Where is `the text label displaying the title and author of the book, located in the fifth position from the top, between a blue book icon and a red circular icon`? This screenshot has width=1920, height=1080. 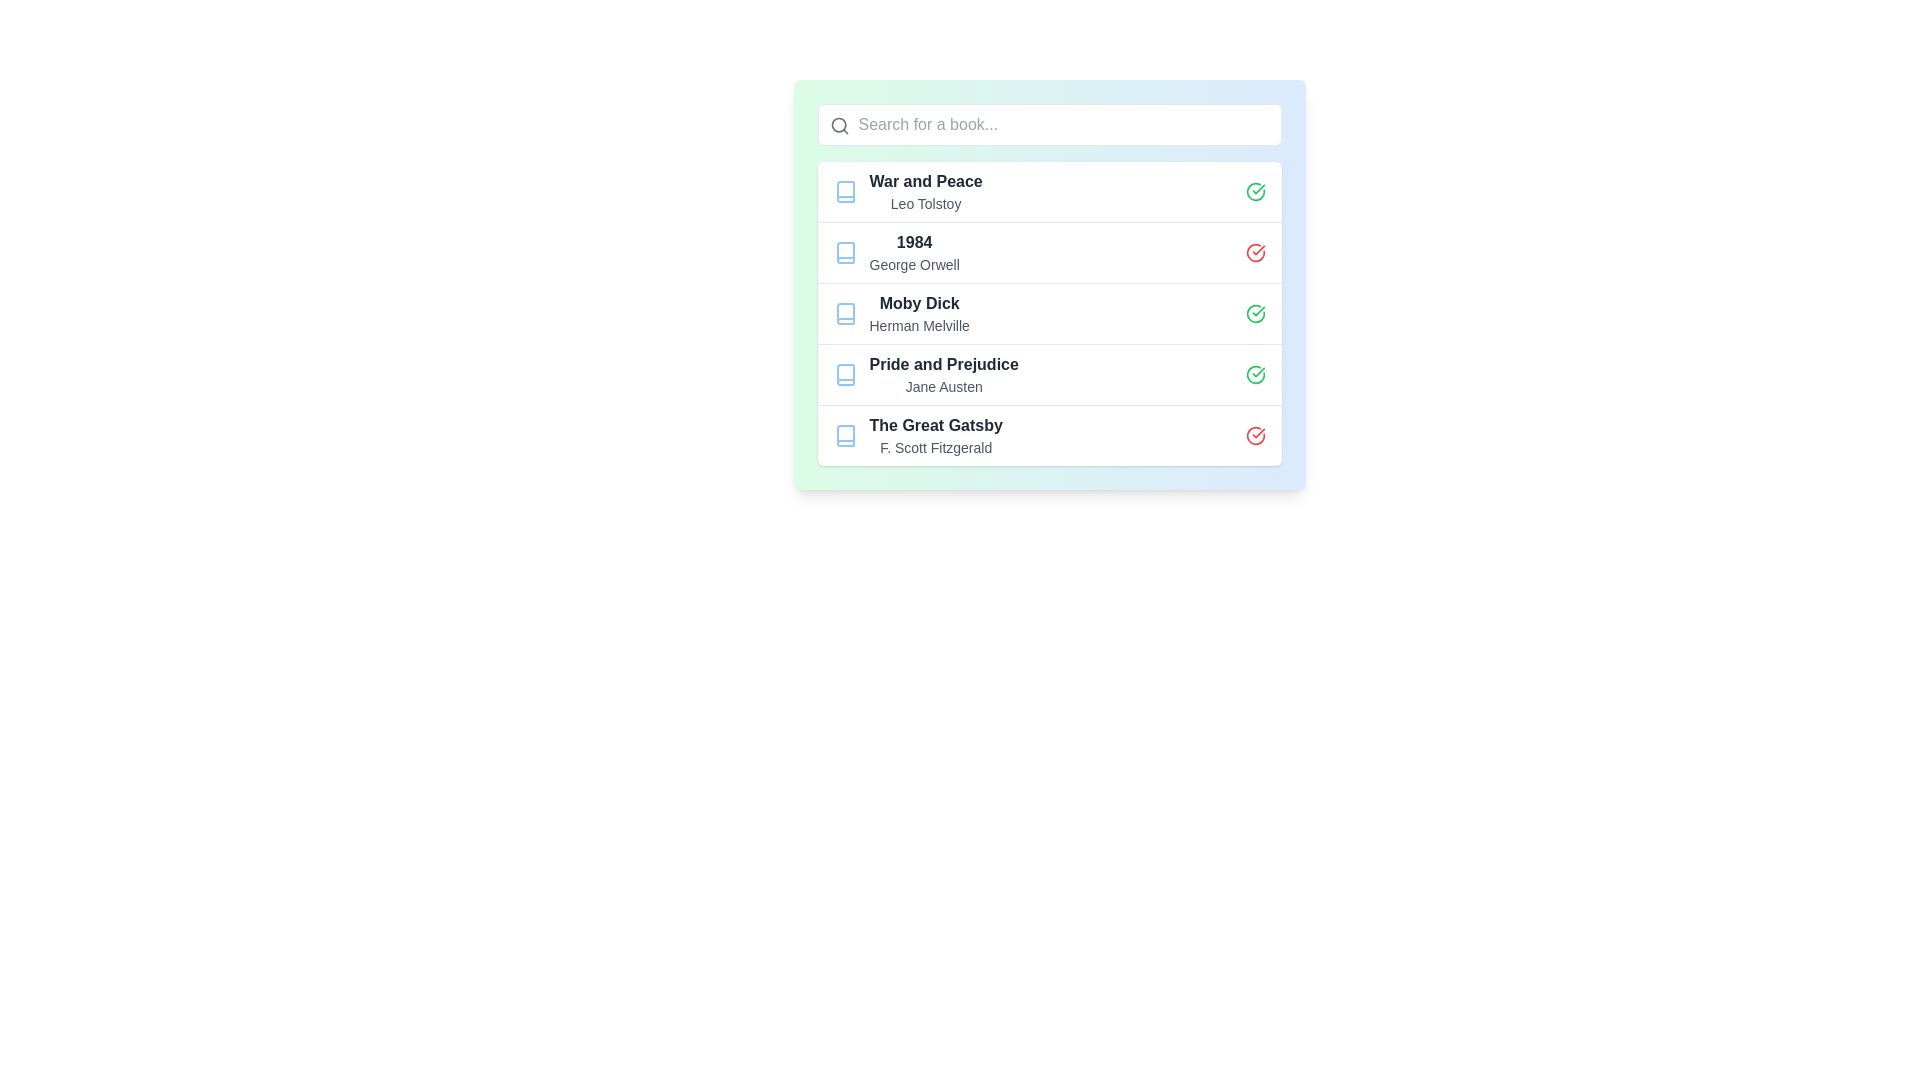 the text label displaying the title and author of the book, located in the fifth position from the top, between a blue book icon and a red circular icon is located at coordinates (935, 434).